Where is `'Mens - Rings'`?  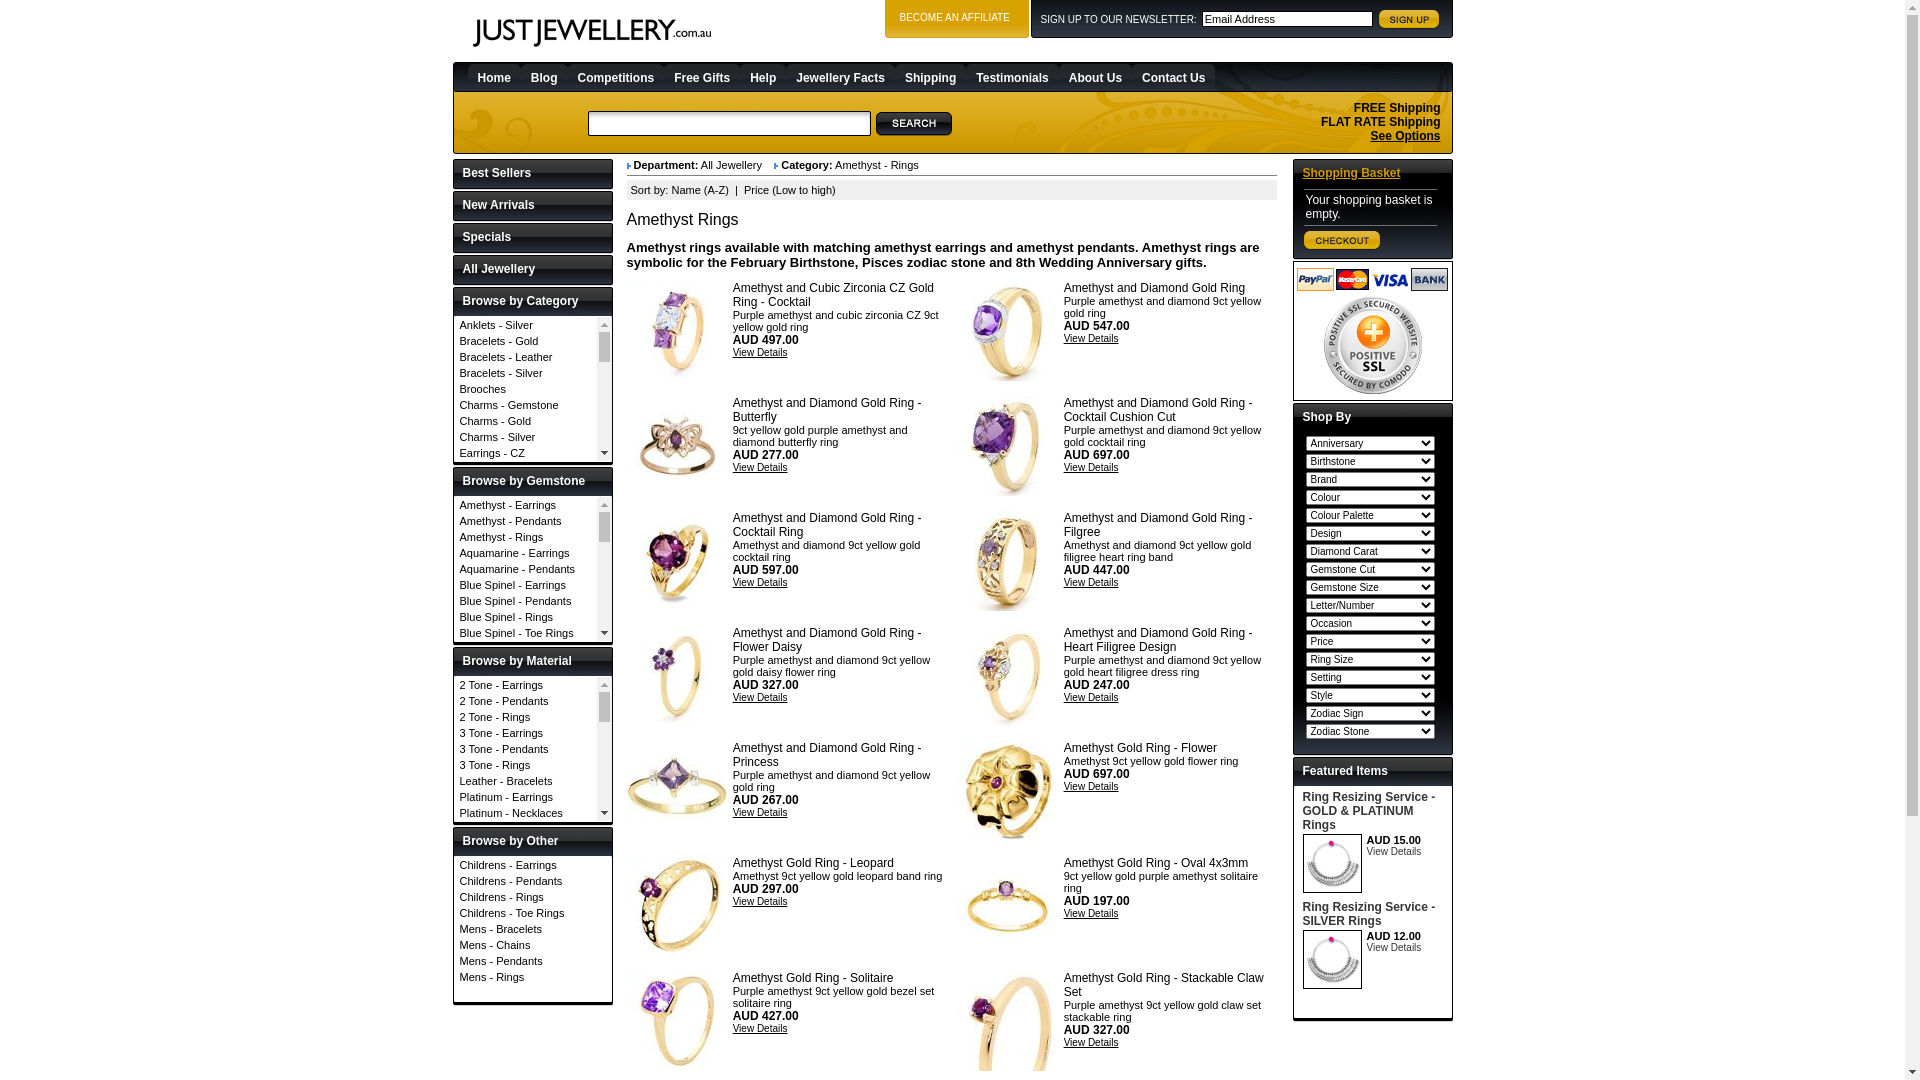 'Mens - Rings' is located at coordinates (532, 975).